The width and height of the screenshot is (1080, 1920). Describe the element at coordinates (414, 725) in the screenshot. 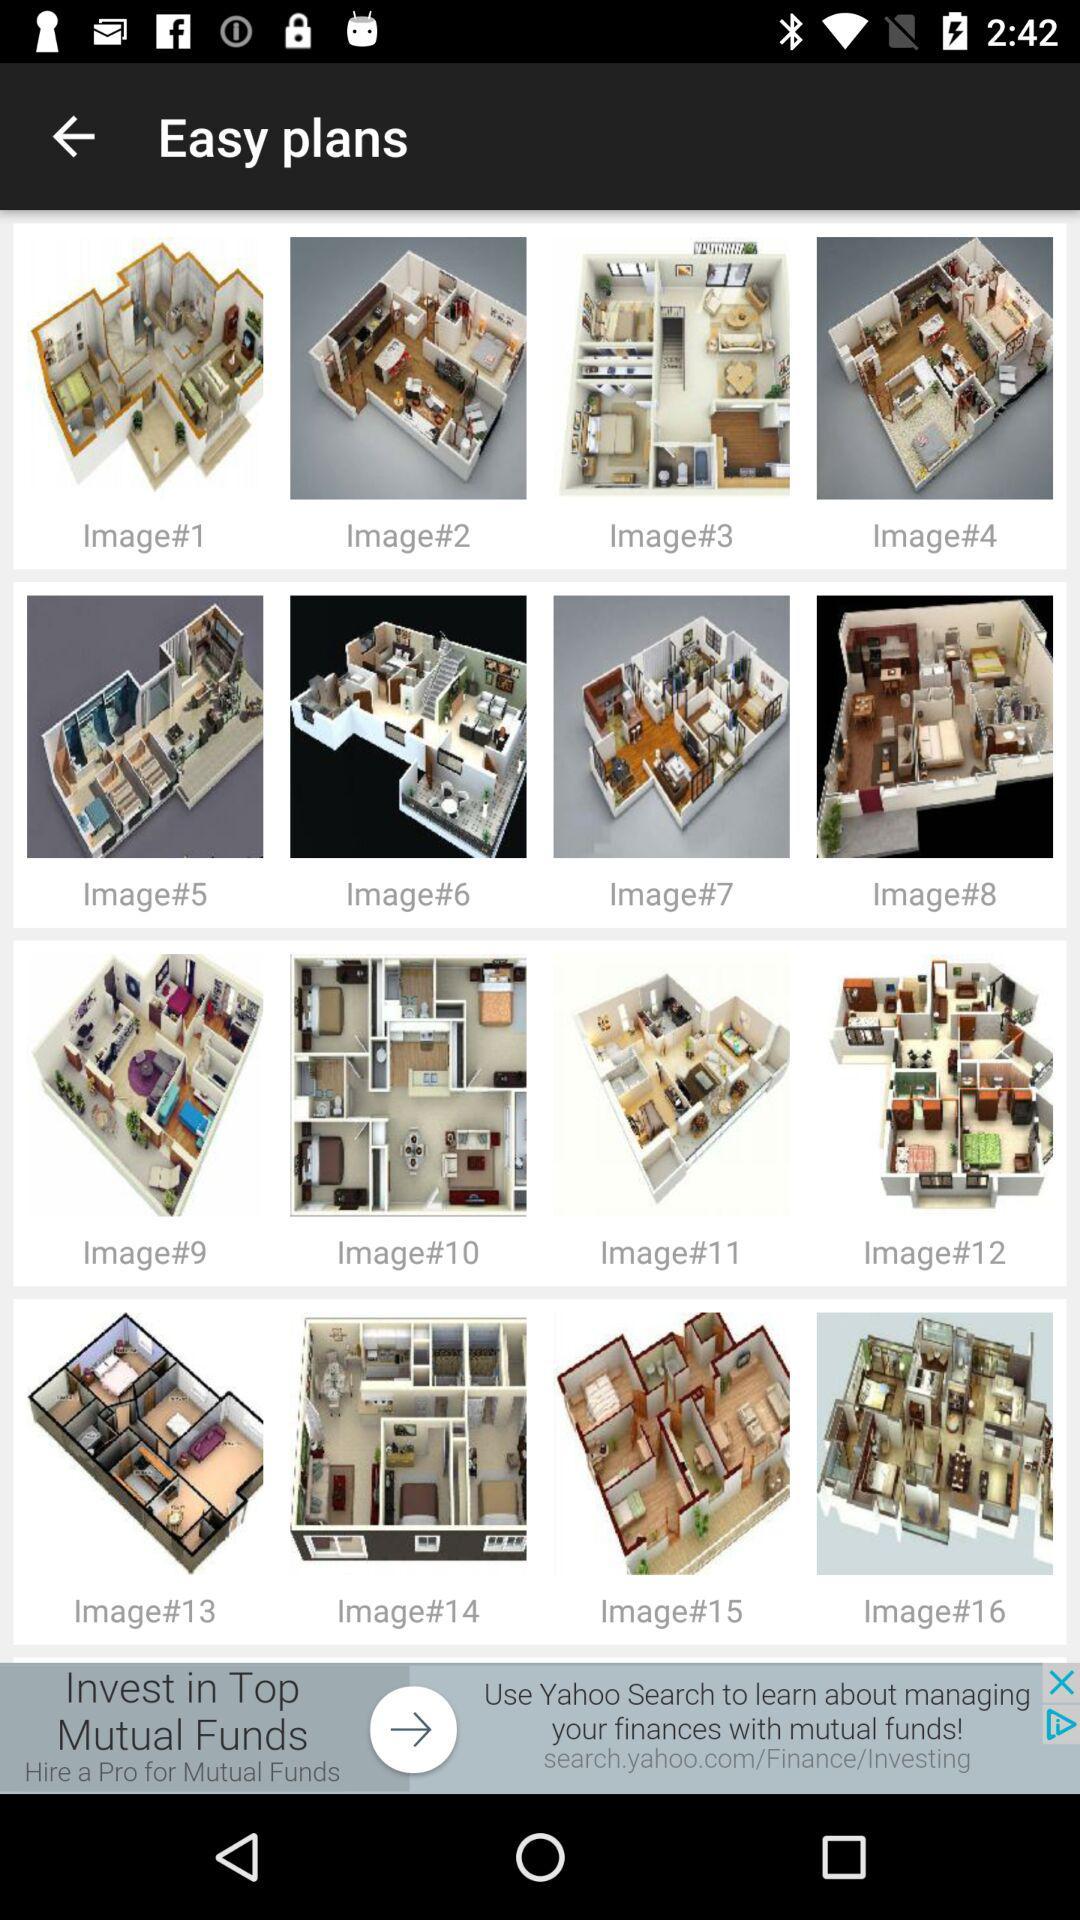

I see `the second image in second row from left` at that location.